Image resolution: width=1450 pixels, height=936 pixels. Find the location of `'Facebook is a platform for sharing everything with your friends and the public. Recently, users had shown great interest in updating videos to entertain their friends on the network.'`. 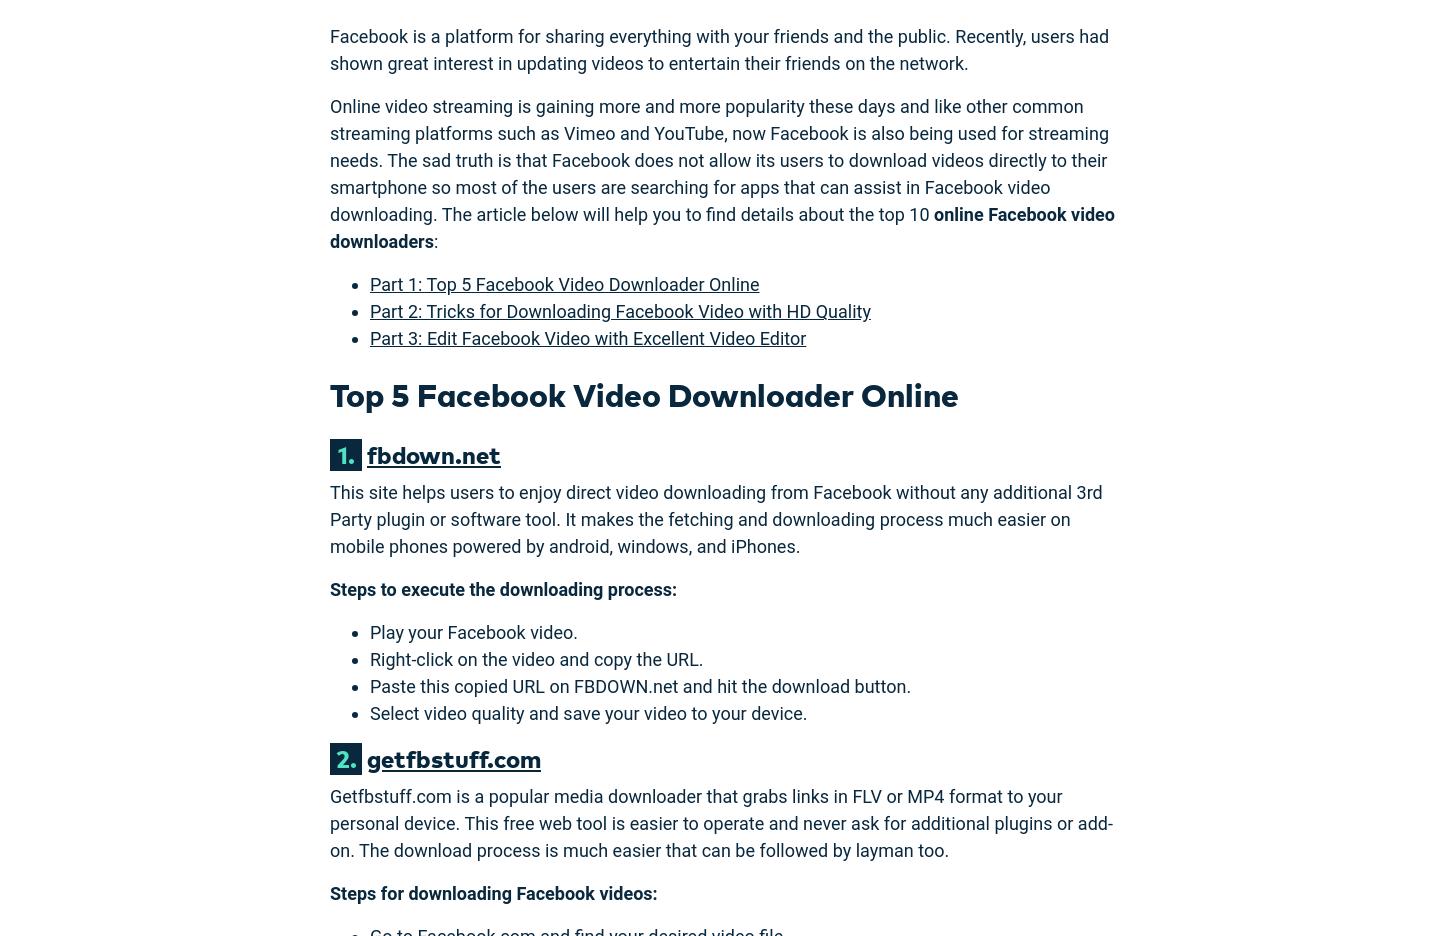

'Facebook is a platform for sharing everything with your friends and the public. Recently, users had shown great interest in updating videos to entertain their friends on the network.' is located at coordinates (718, 49).